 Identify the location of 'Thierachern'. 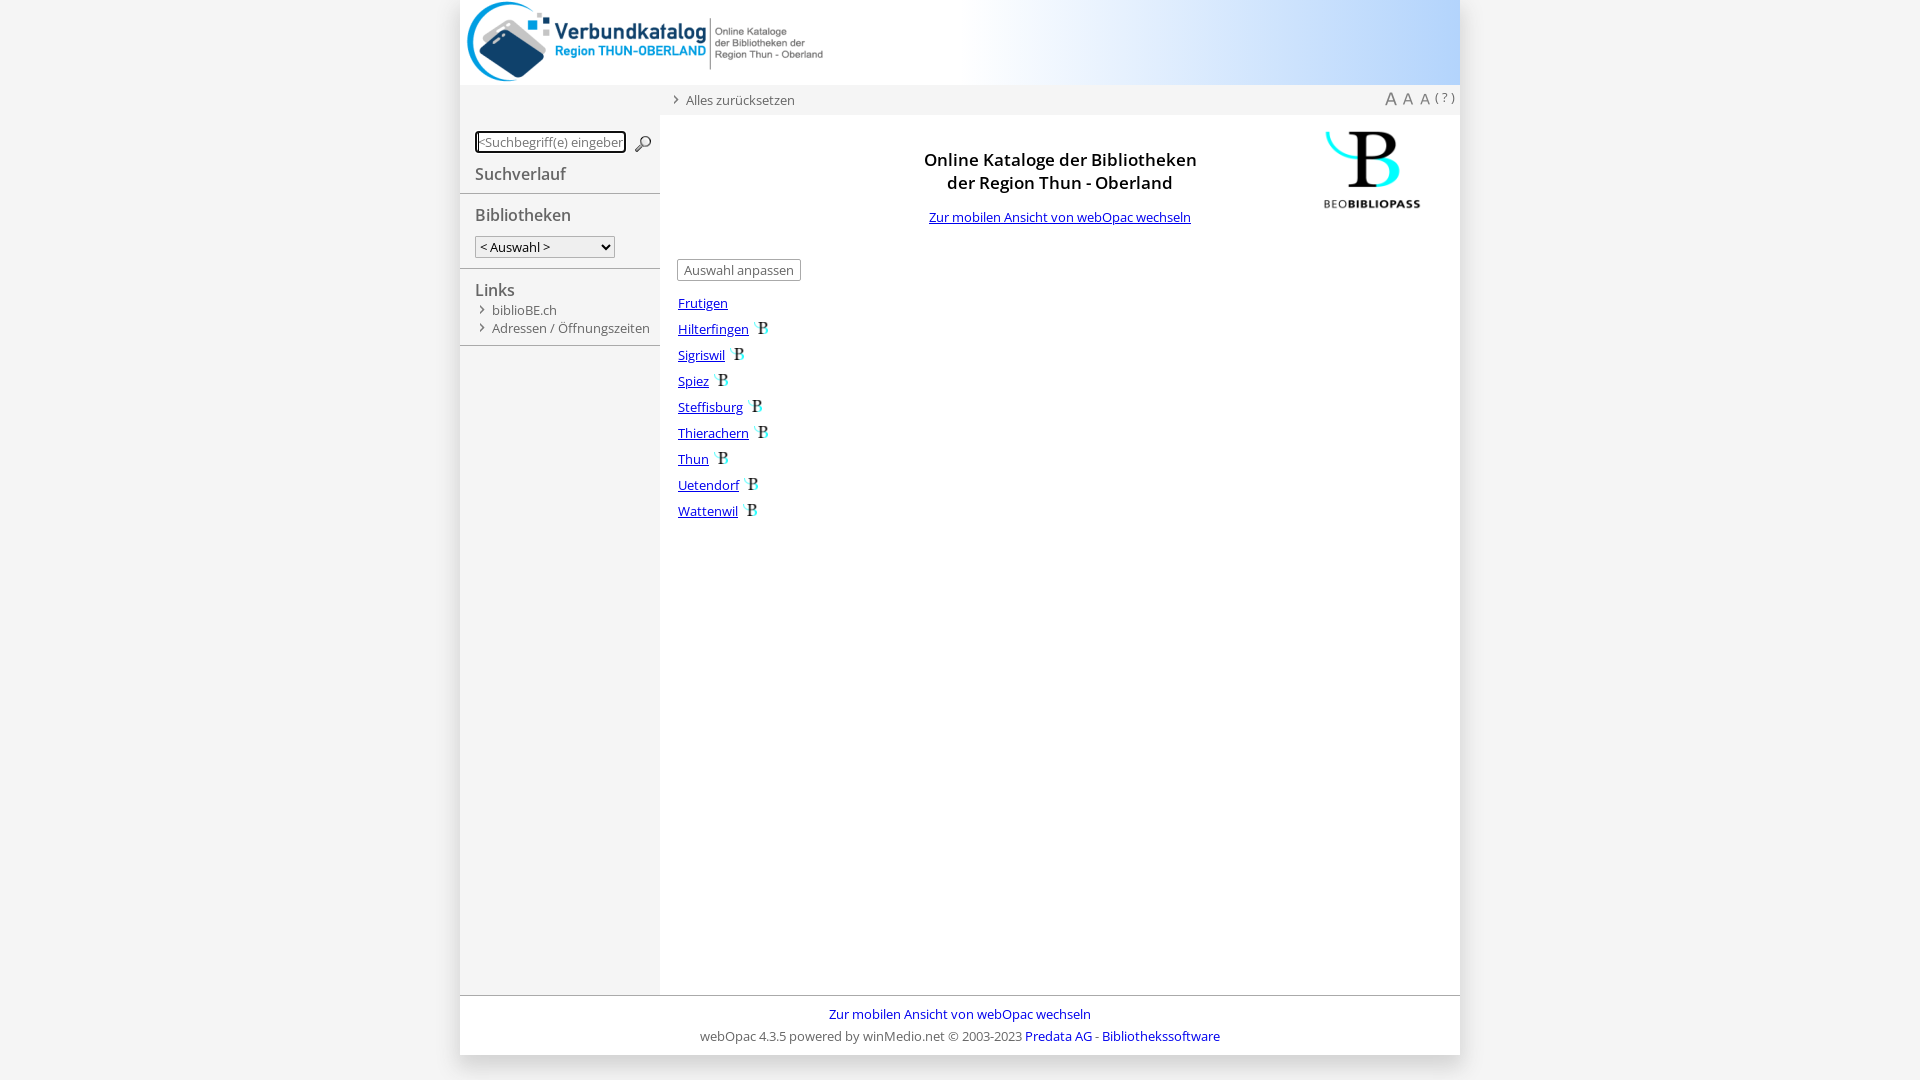
(713, 431).